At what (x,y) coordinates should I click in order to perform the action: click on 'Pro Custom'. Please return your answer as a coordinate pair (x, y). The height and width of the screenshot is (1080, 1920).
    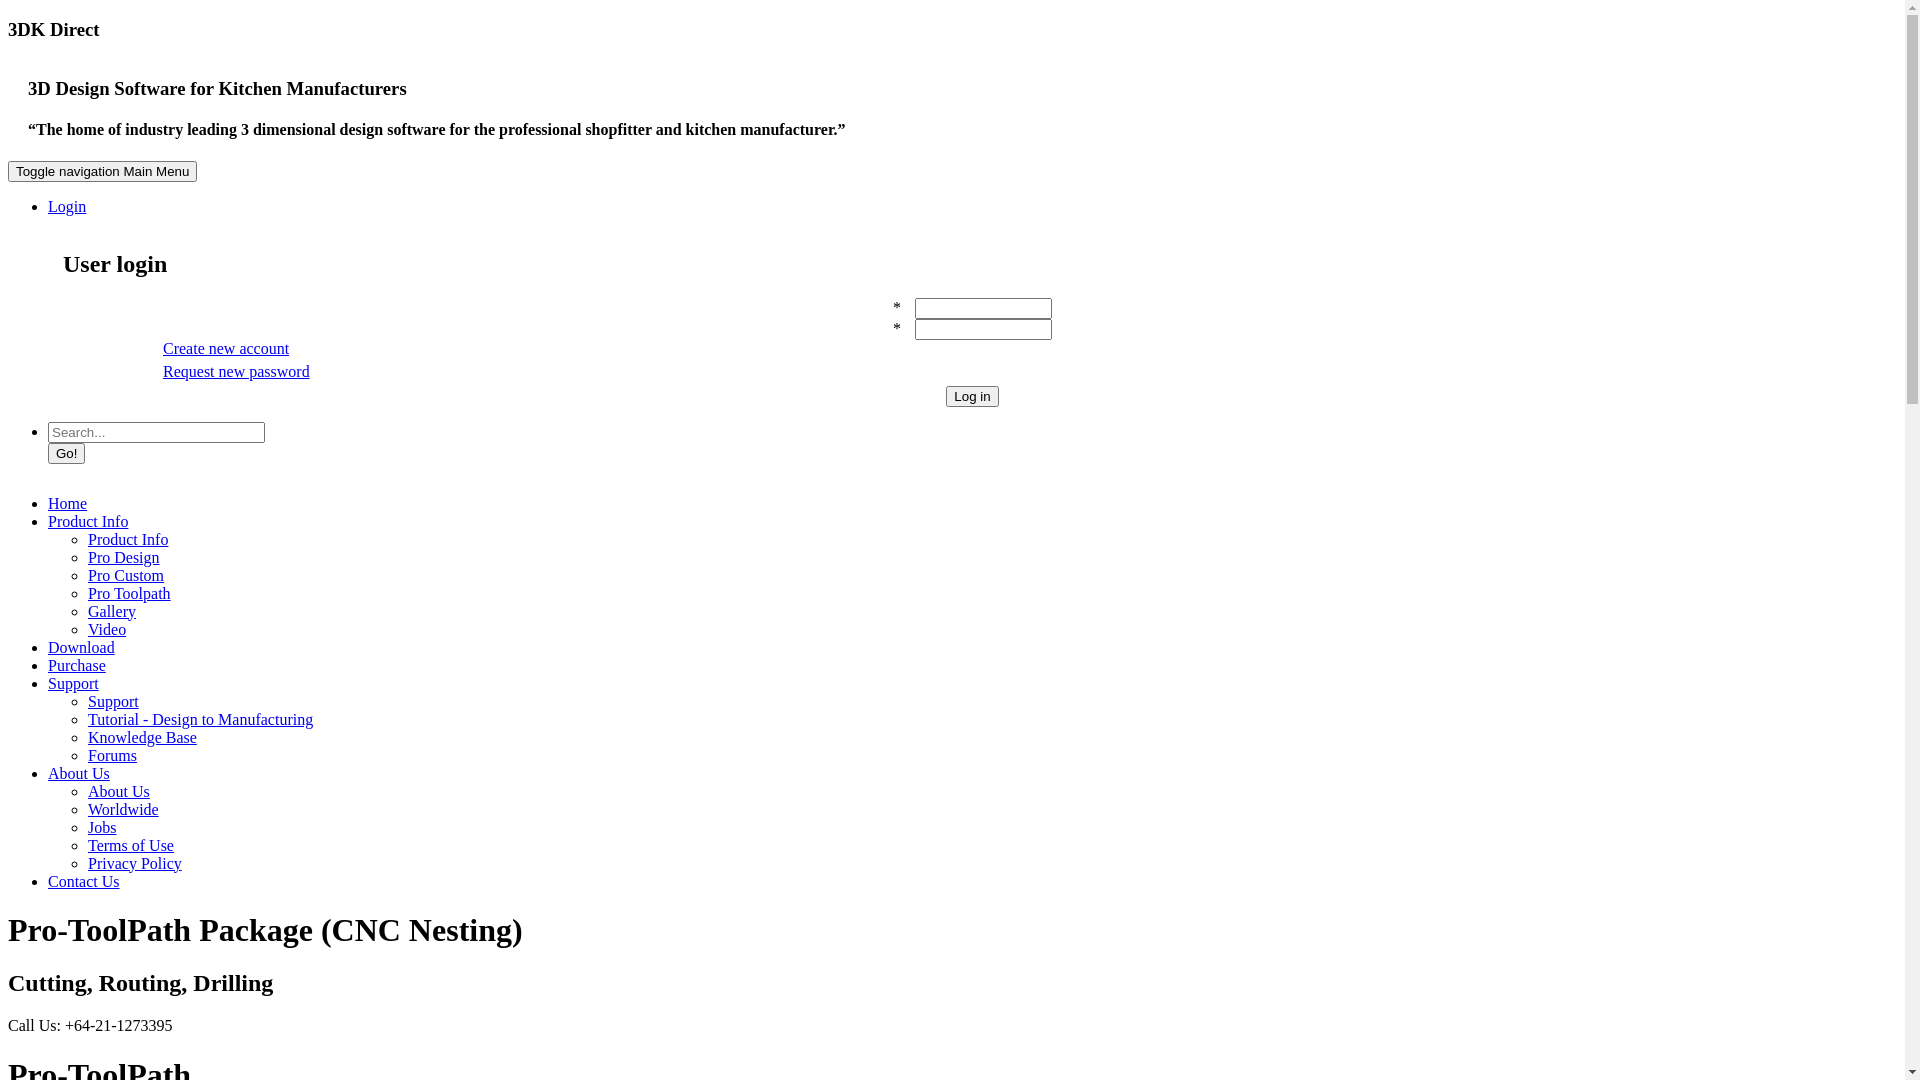
    Looking at the image, I should click on (124, 574).